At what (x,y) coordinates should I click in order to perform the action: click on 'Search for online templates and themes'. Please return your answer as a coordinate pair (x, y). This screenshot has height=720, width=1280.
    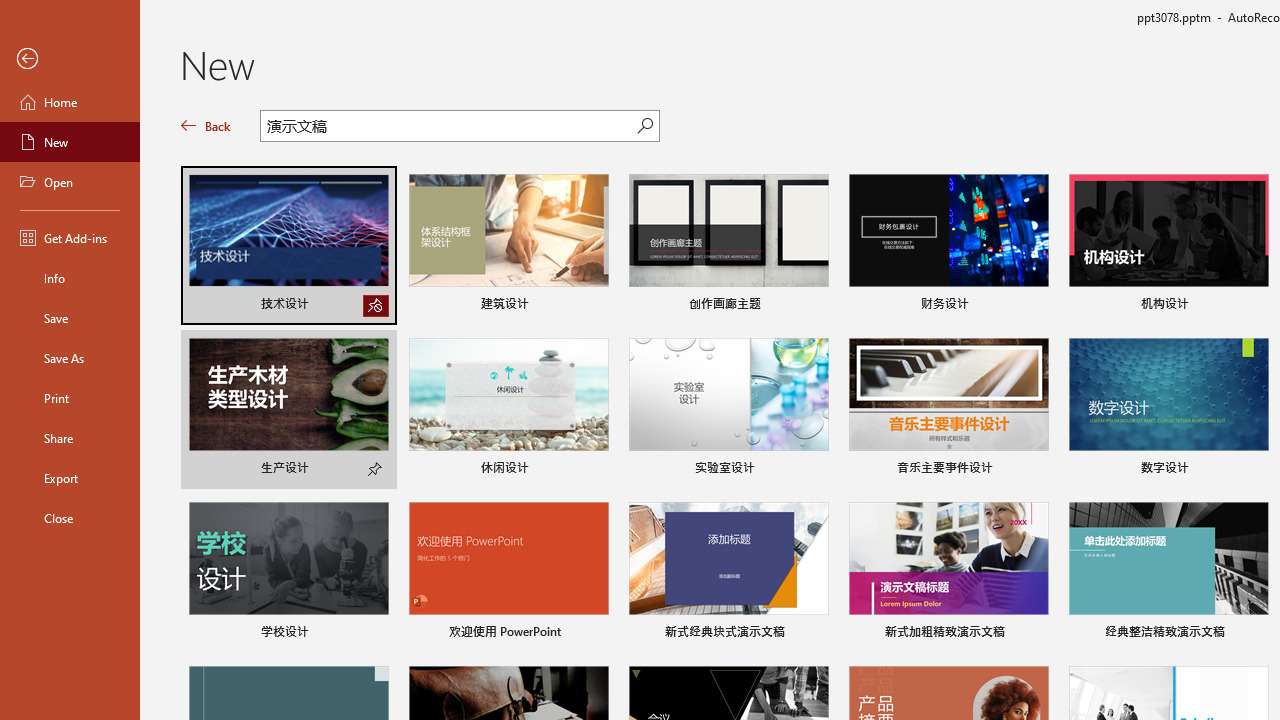
    Looking at the image, I should click on (448, 128).